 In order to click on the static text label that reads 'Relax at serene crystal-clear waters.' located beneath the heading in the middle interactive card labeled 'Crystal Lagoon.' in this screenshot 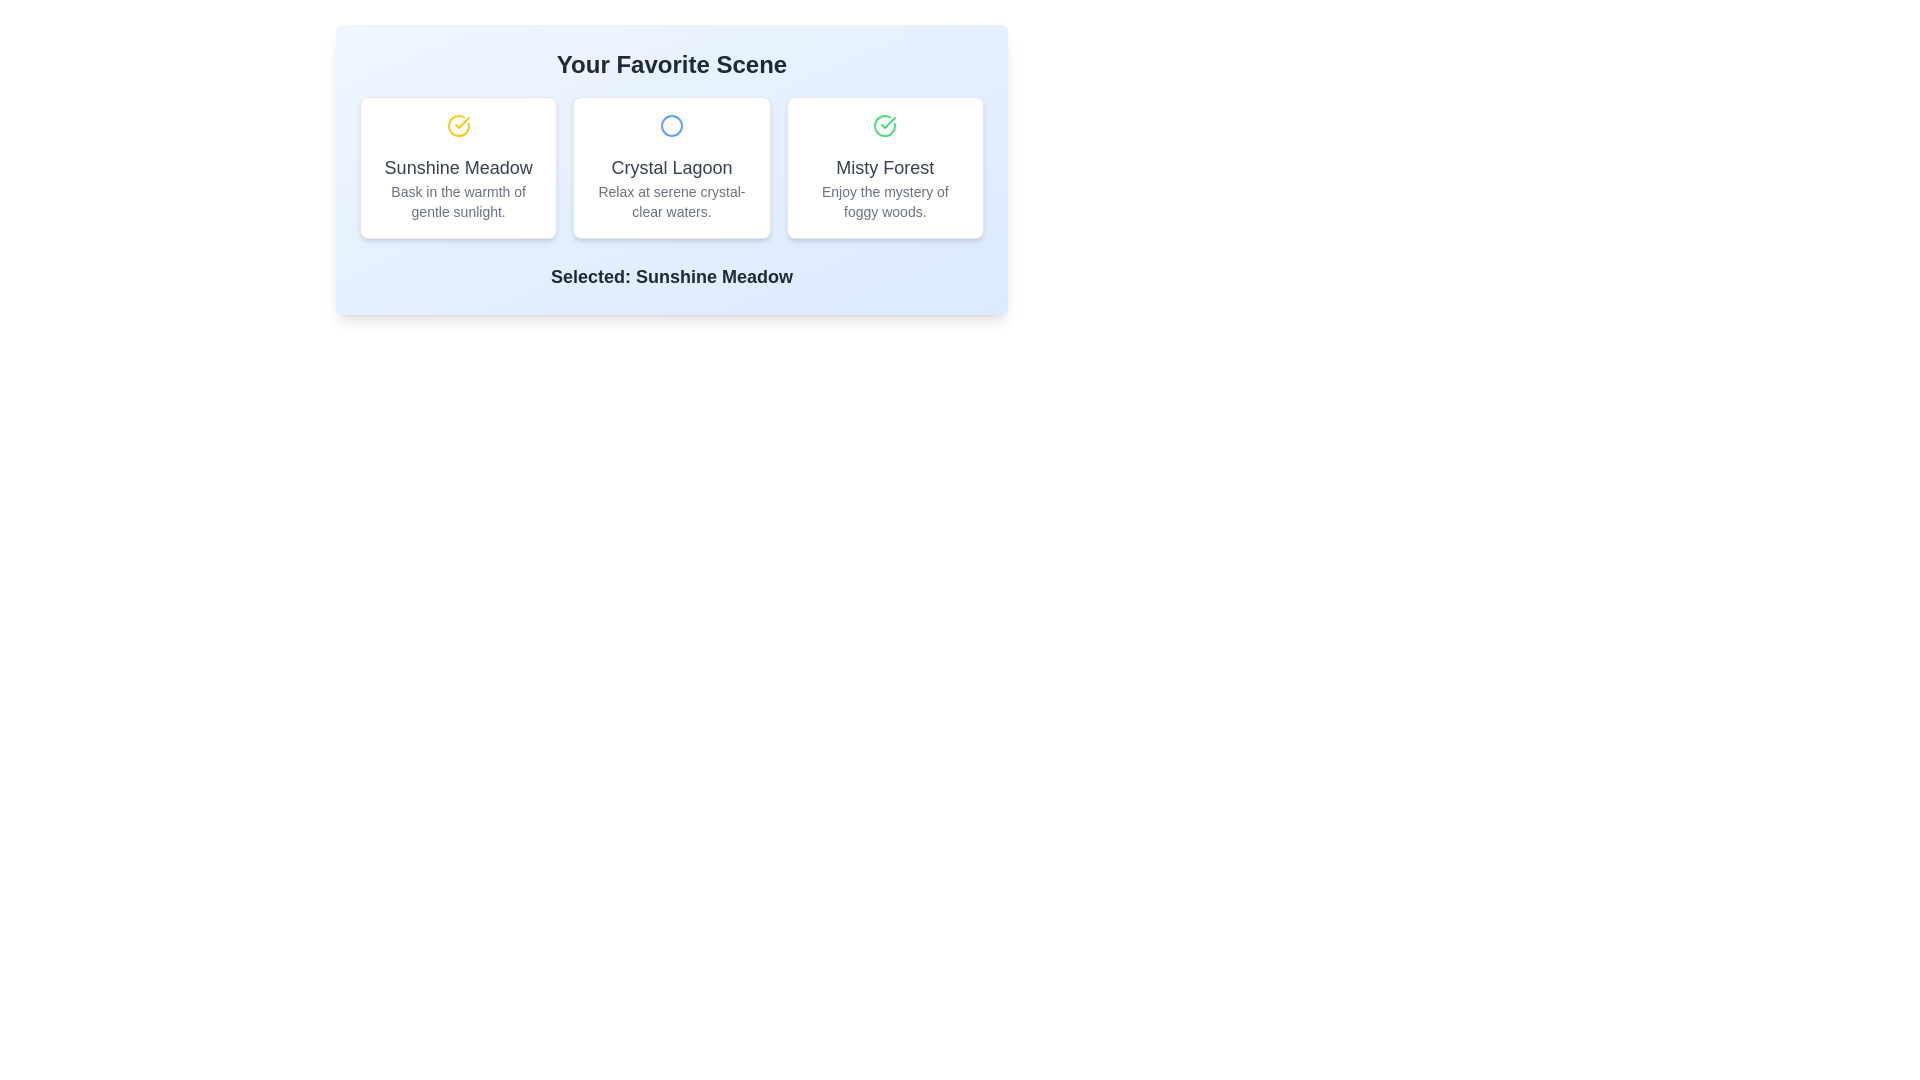, I will do `click(672, 201)`.